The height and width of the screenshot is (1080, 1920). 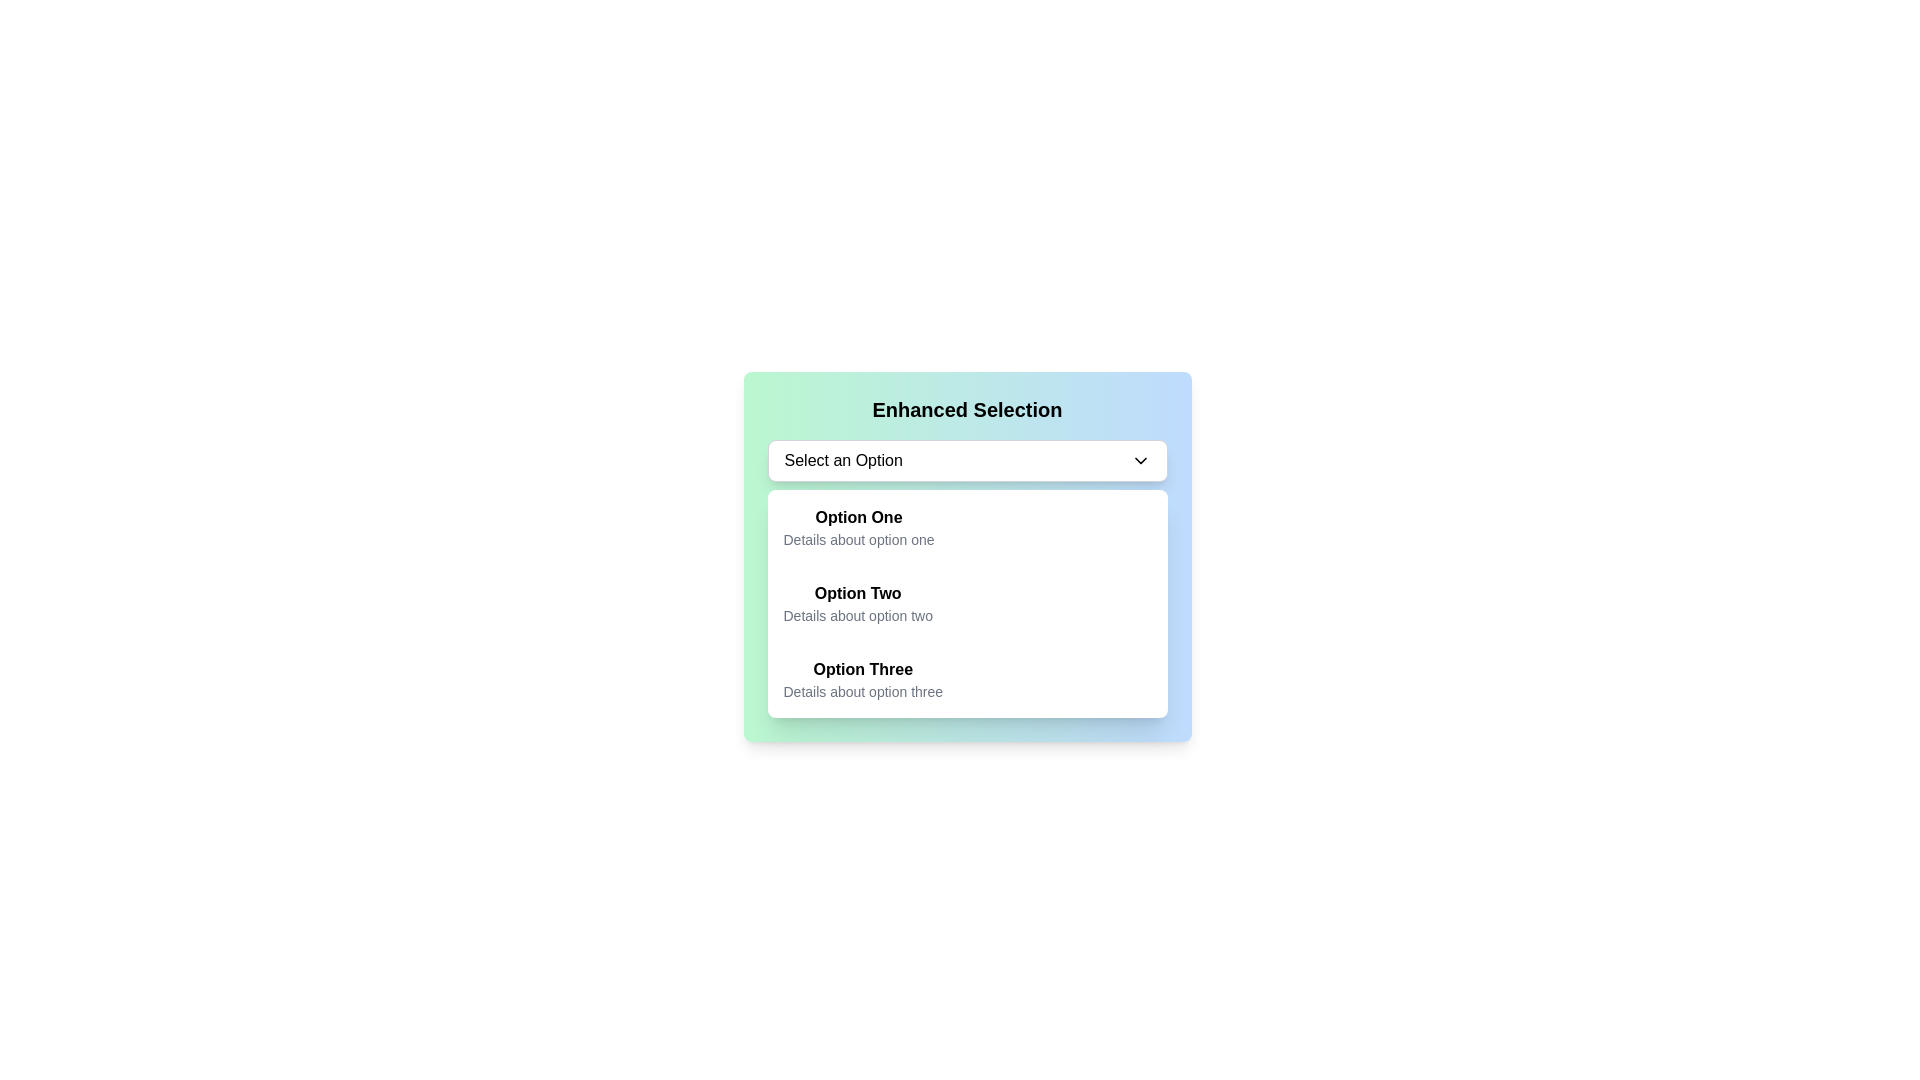 I want to click on the first option in the 'Enhanced Selection' dropdown menu, which displays 'Option One' in bold with additional details below it, so click(x=859, y=527).